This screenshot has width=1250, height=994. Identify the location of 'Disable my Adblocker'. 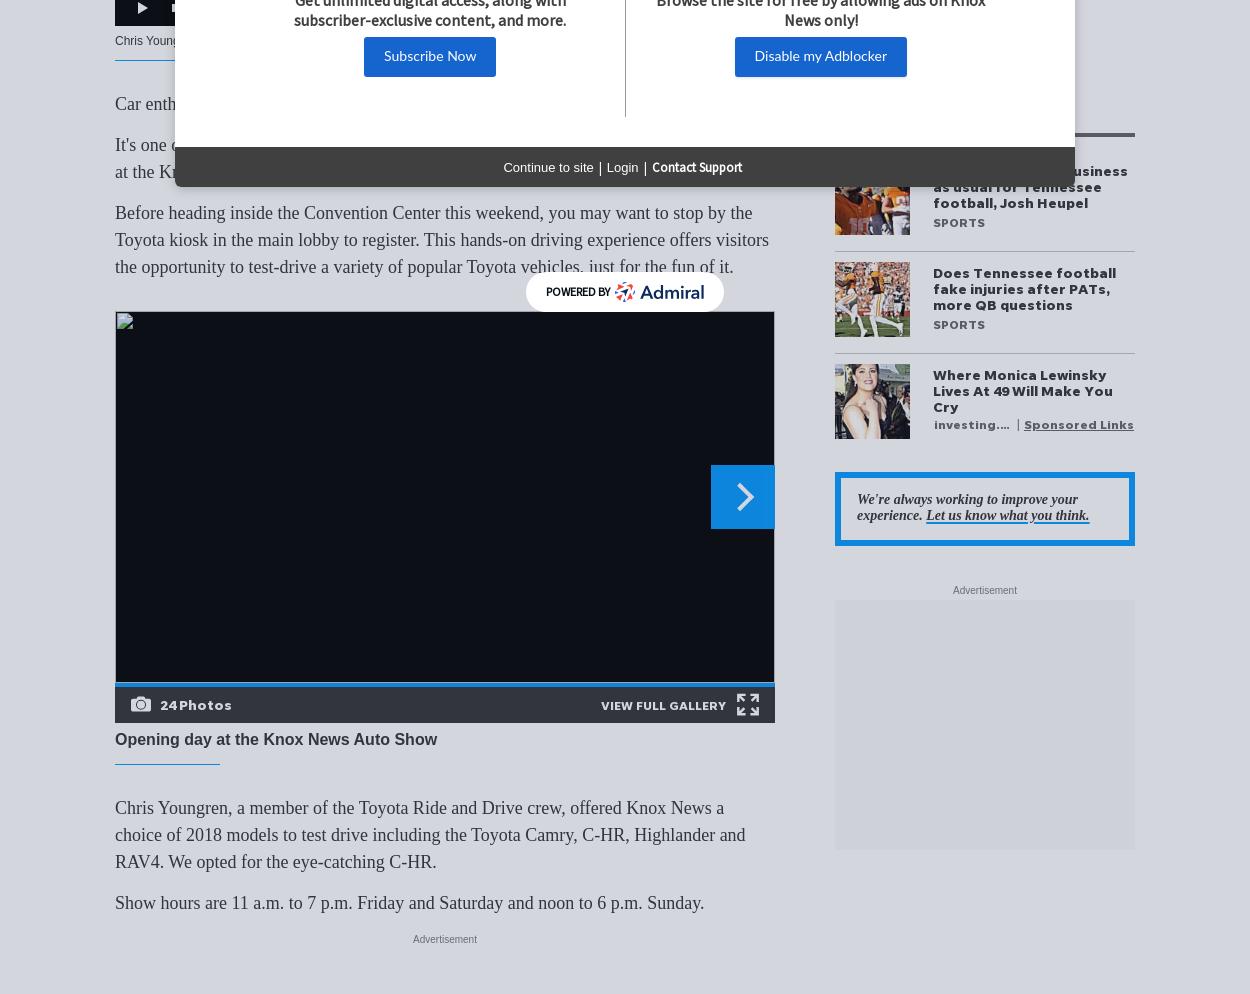
(819, 55).